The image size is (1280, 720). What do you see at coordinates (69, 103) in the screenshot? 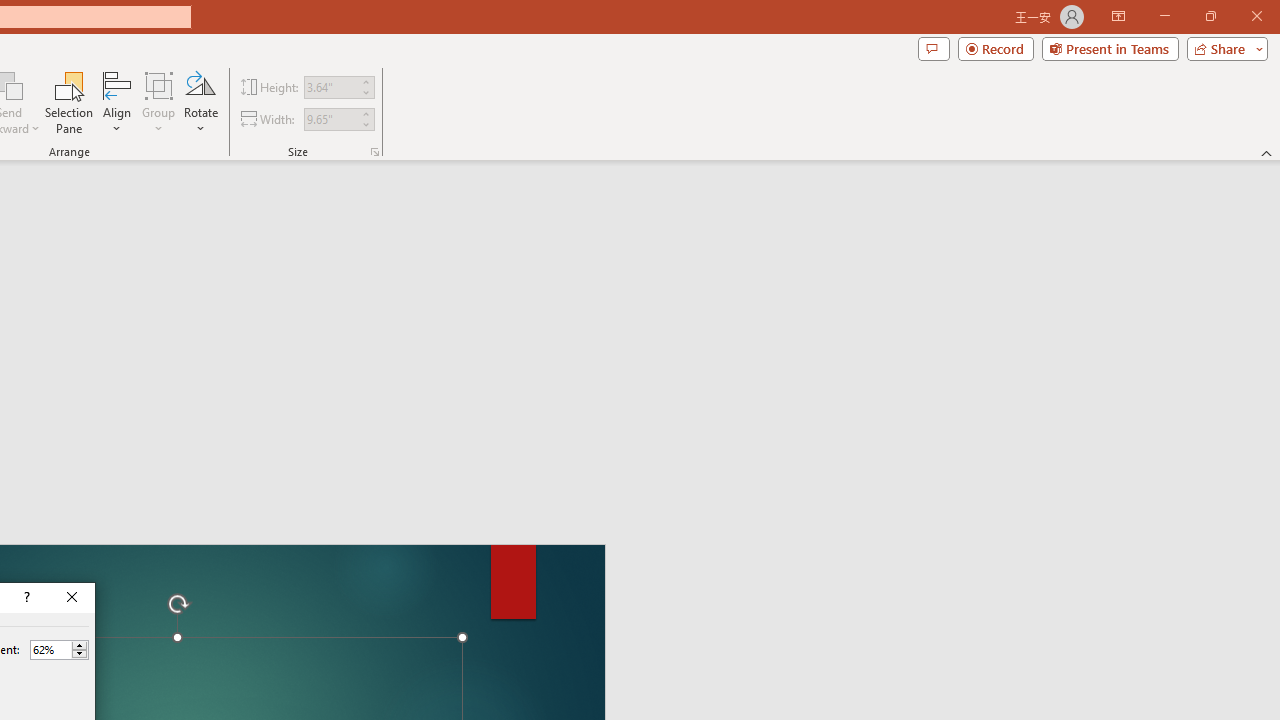
I see `'Selection Pane...'` at bounding box center [69, 103].